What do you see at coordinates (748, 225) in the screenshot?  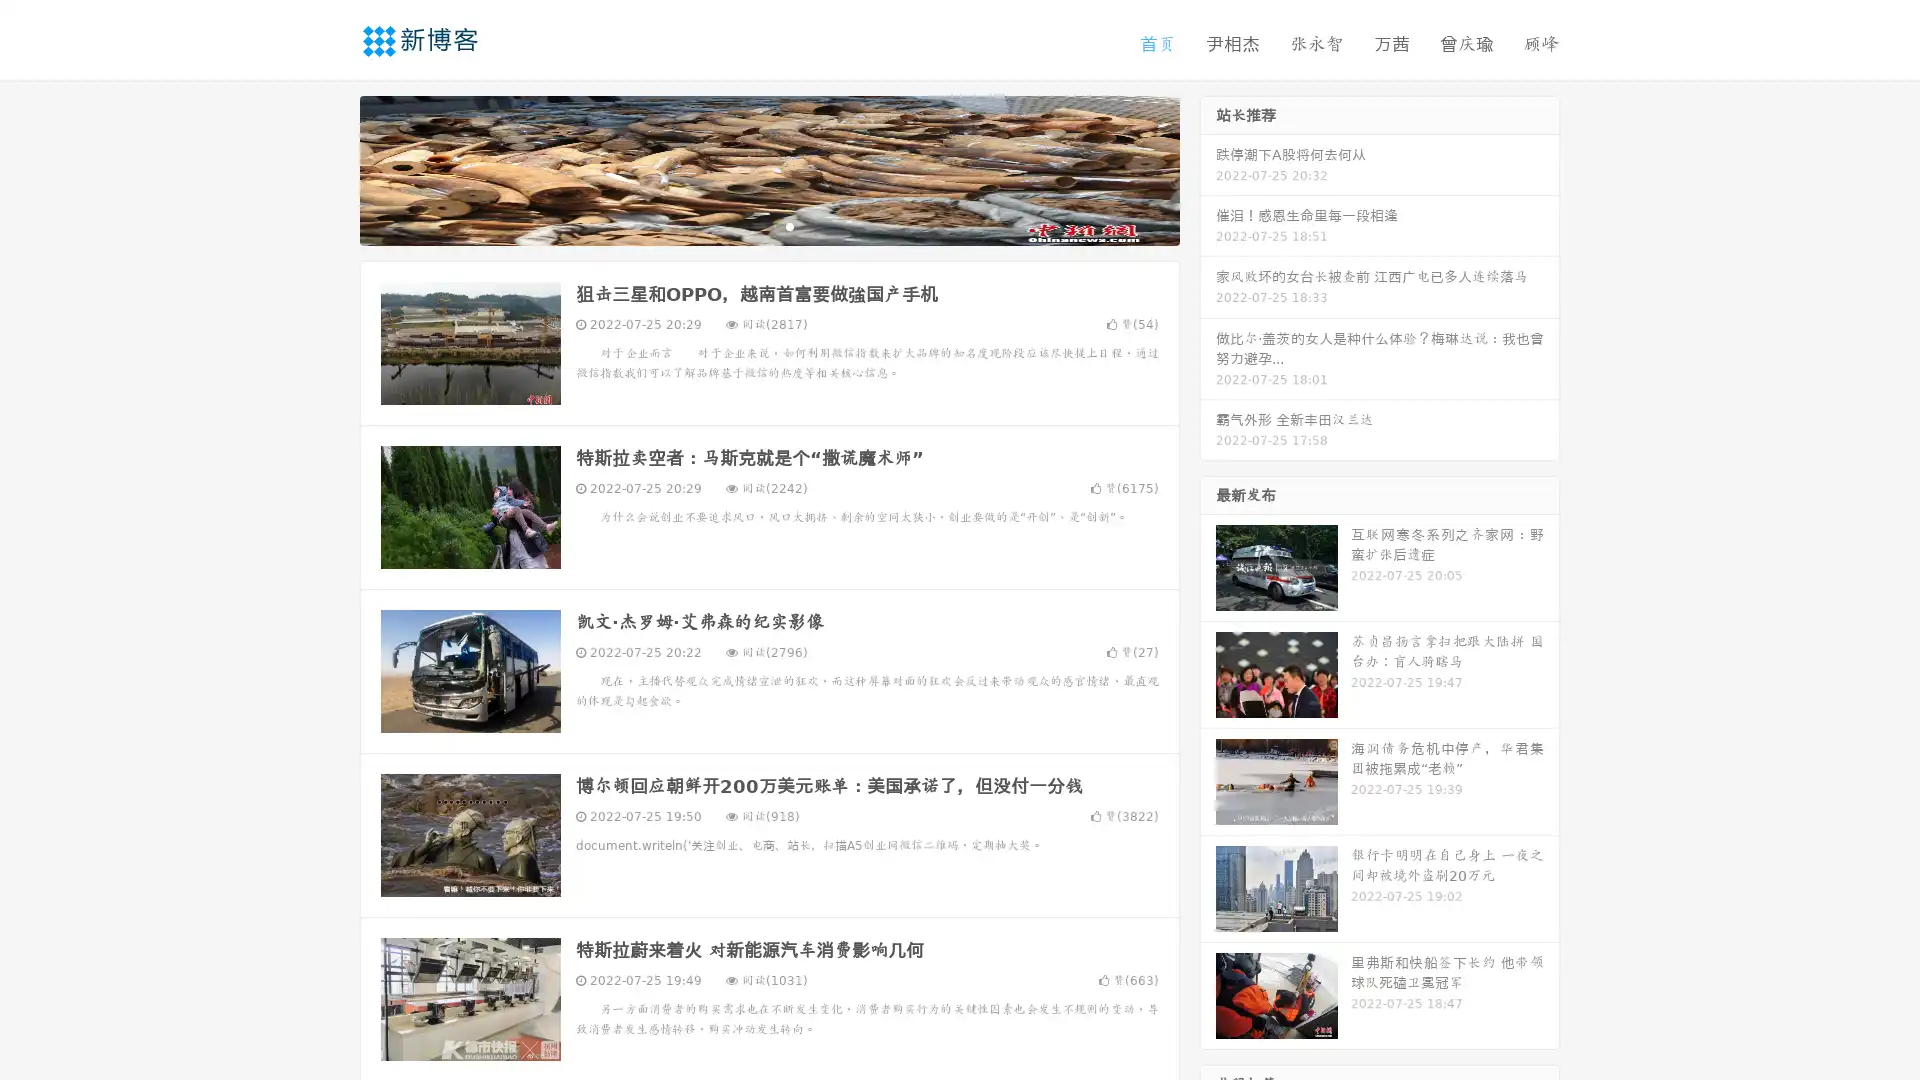 I see `Go to slide 1` at bounding box center [748, 225].